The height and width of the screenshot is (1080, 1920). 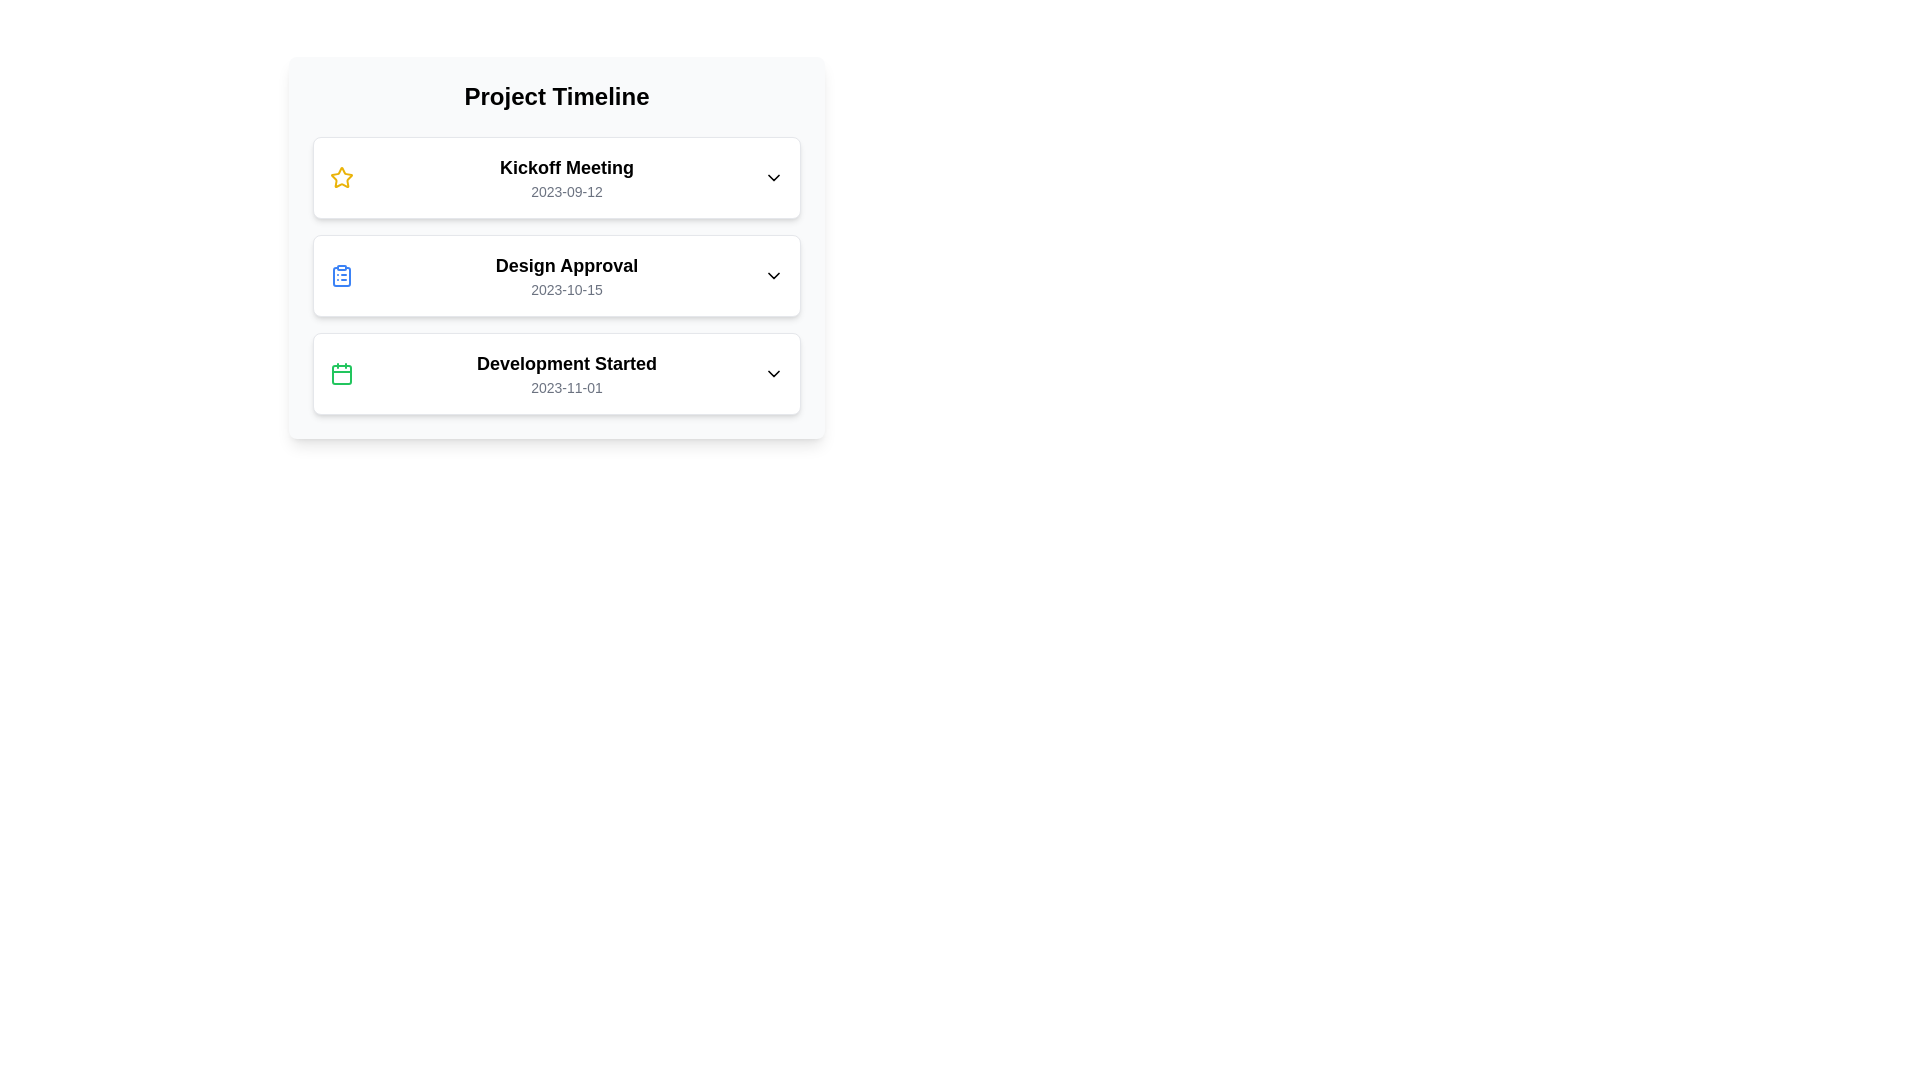 What do you see at coordinates (565, 276) in the screenshot?
I see `the 'Design Approval' text display element` at bounding box center [565, 276].